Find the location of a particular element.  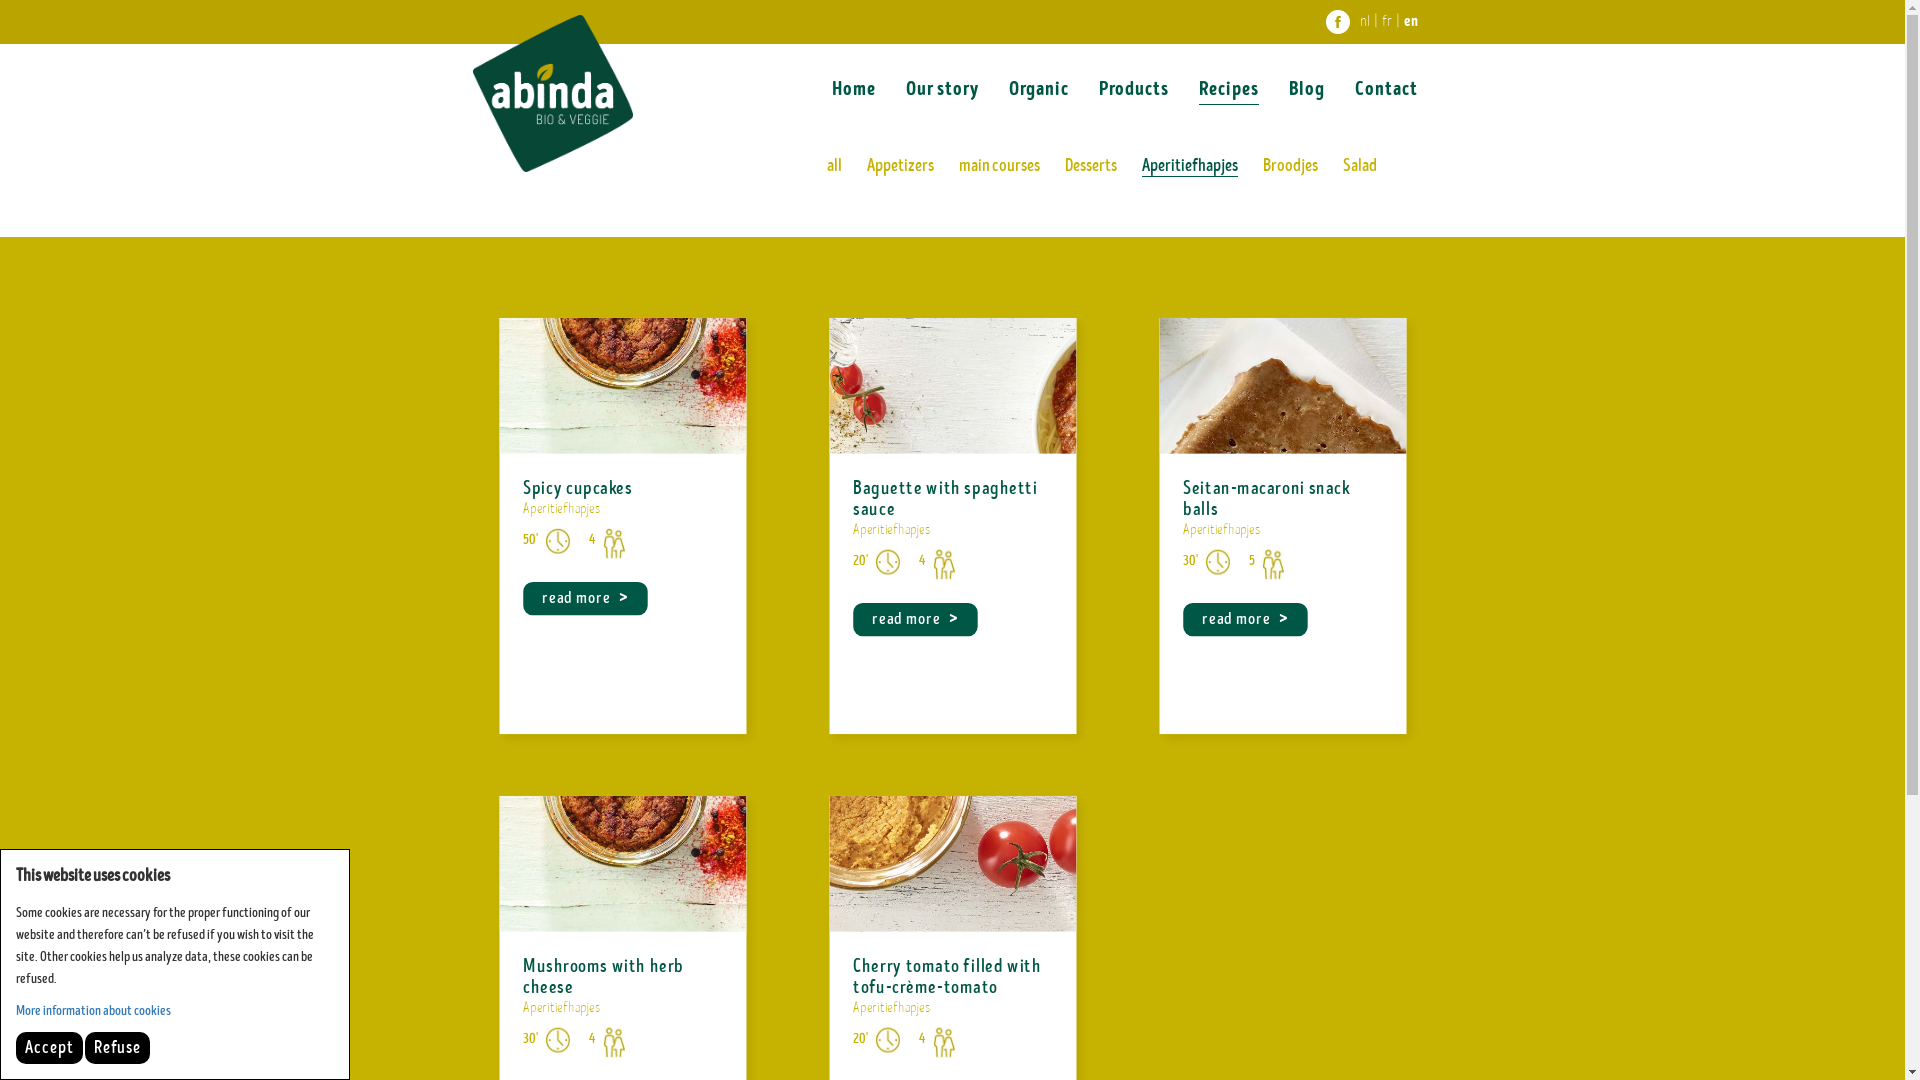

'nl' is located at coordinates (1363, 21).